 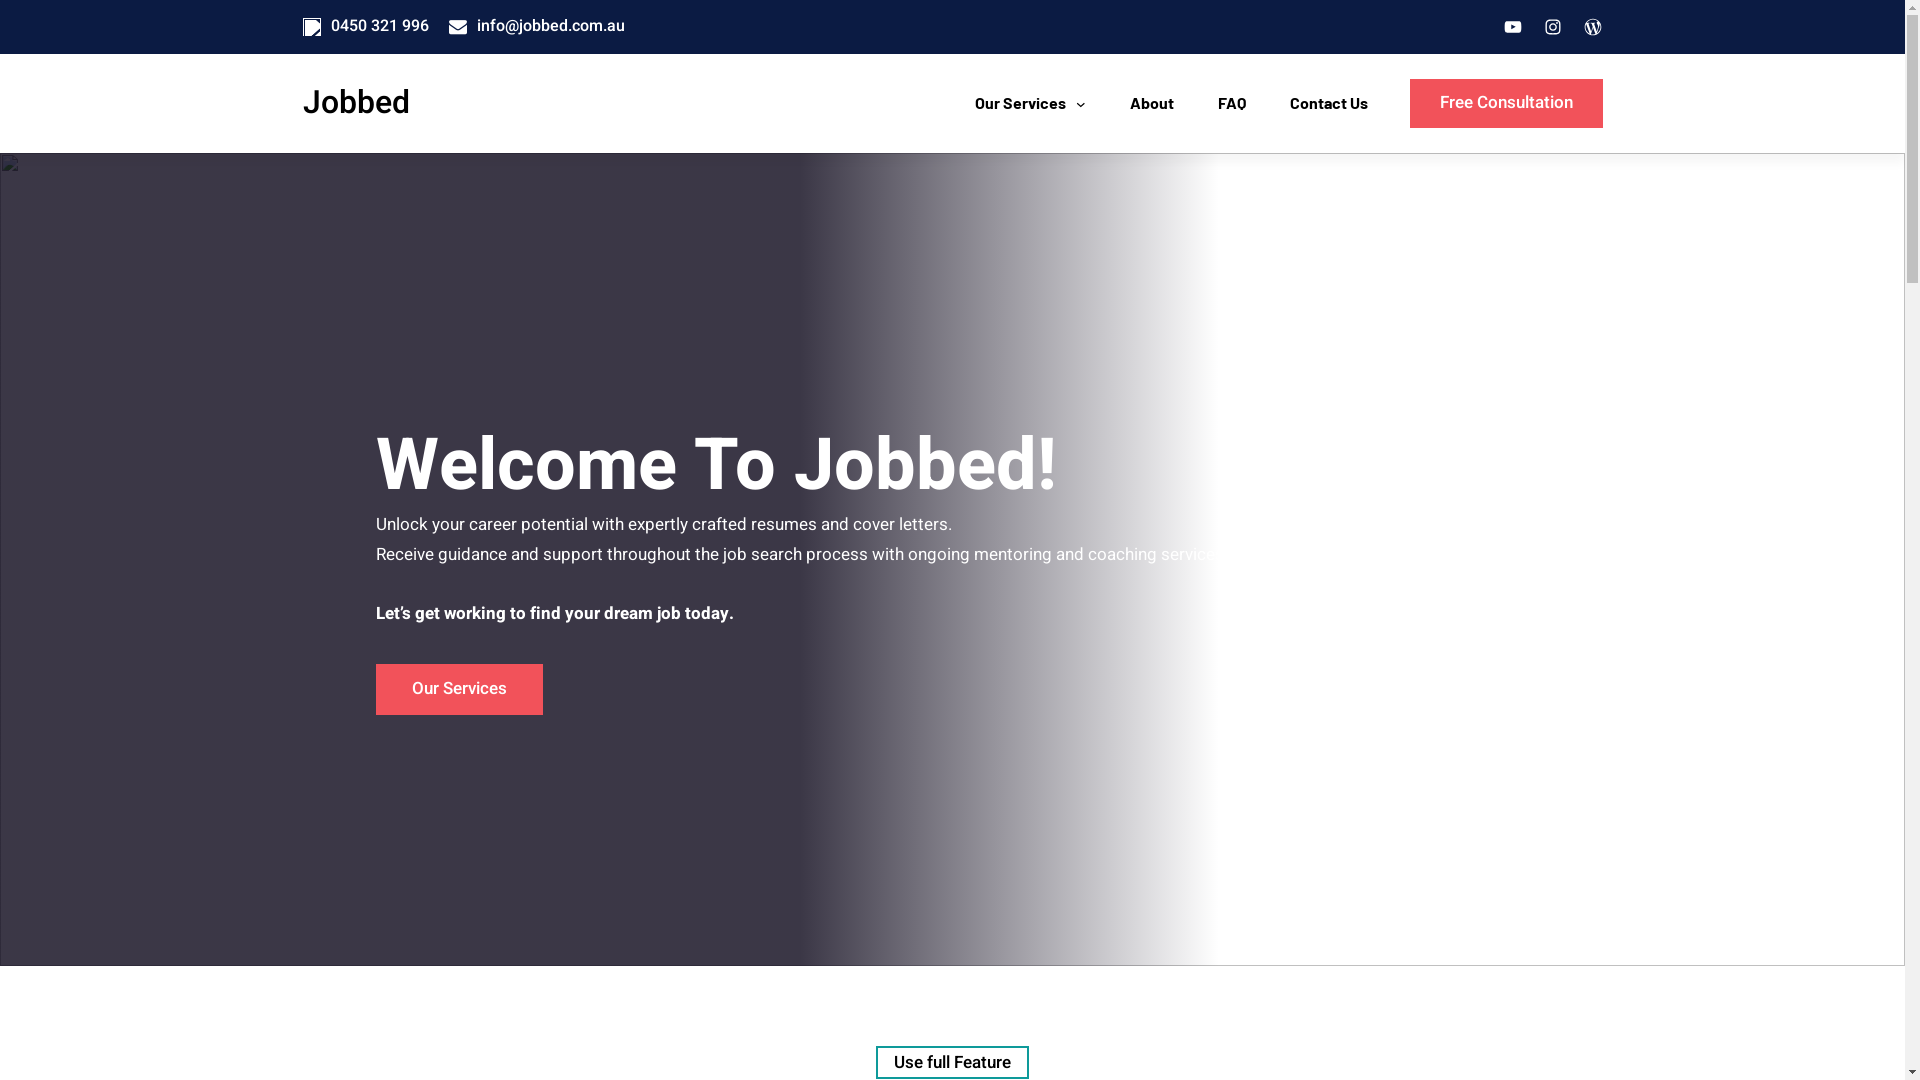 I want to click on 'Free Consultation', so click(x=1506, y=103).